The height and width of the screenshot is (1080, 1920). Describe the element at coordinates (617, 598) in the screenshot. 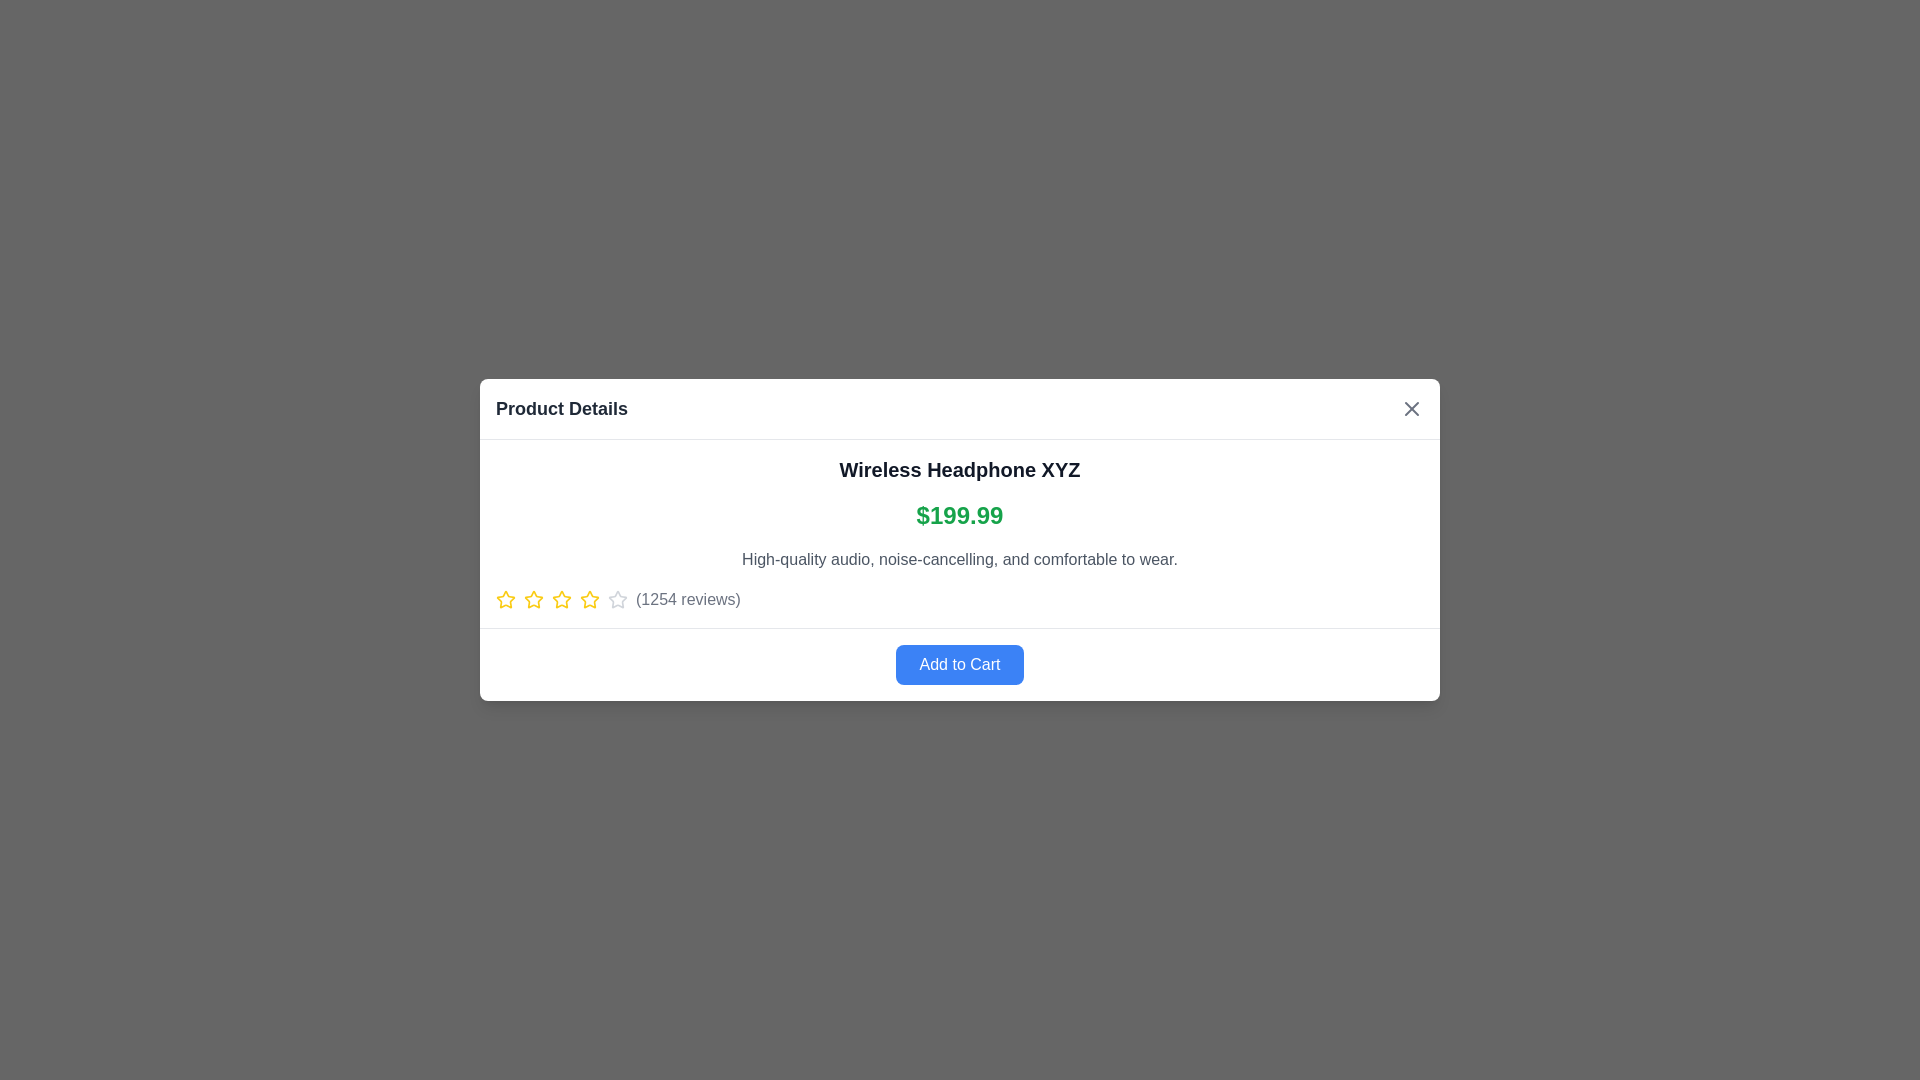

I see `the third star icon in the rating system, which is outlined in light gray and partially filled, indicating a rating, located below the product name and price` at that location.